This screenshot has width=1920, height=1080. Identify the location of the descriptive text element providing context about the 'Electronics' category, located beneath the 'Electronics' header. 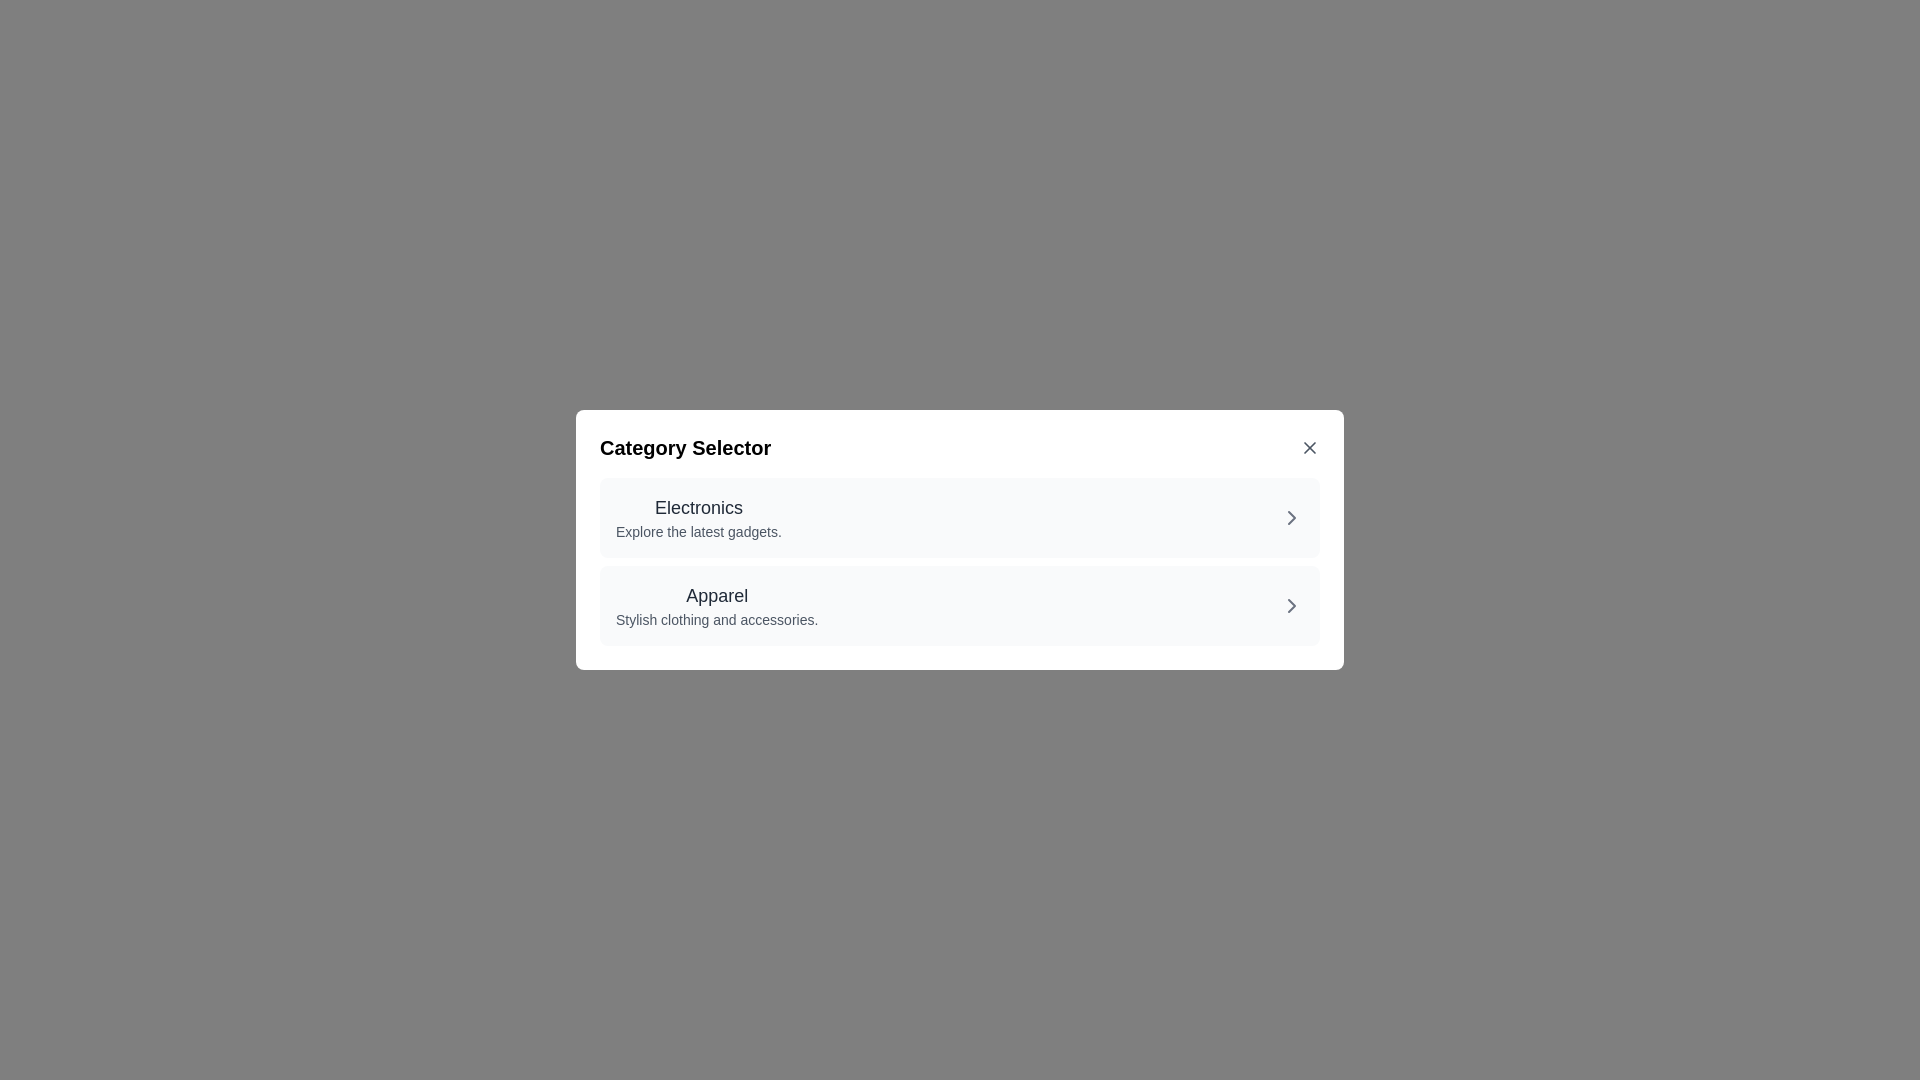
(698, 531).